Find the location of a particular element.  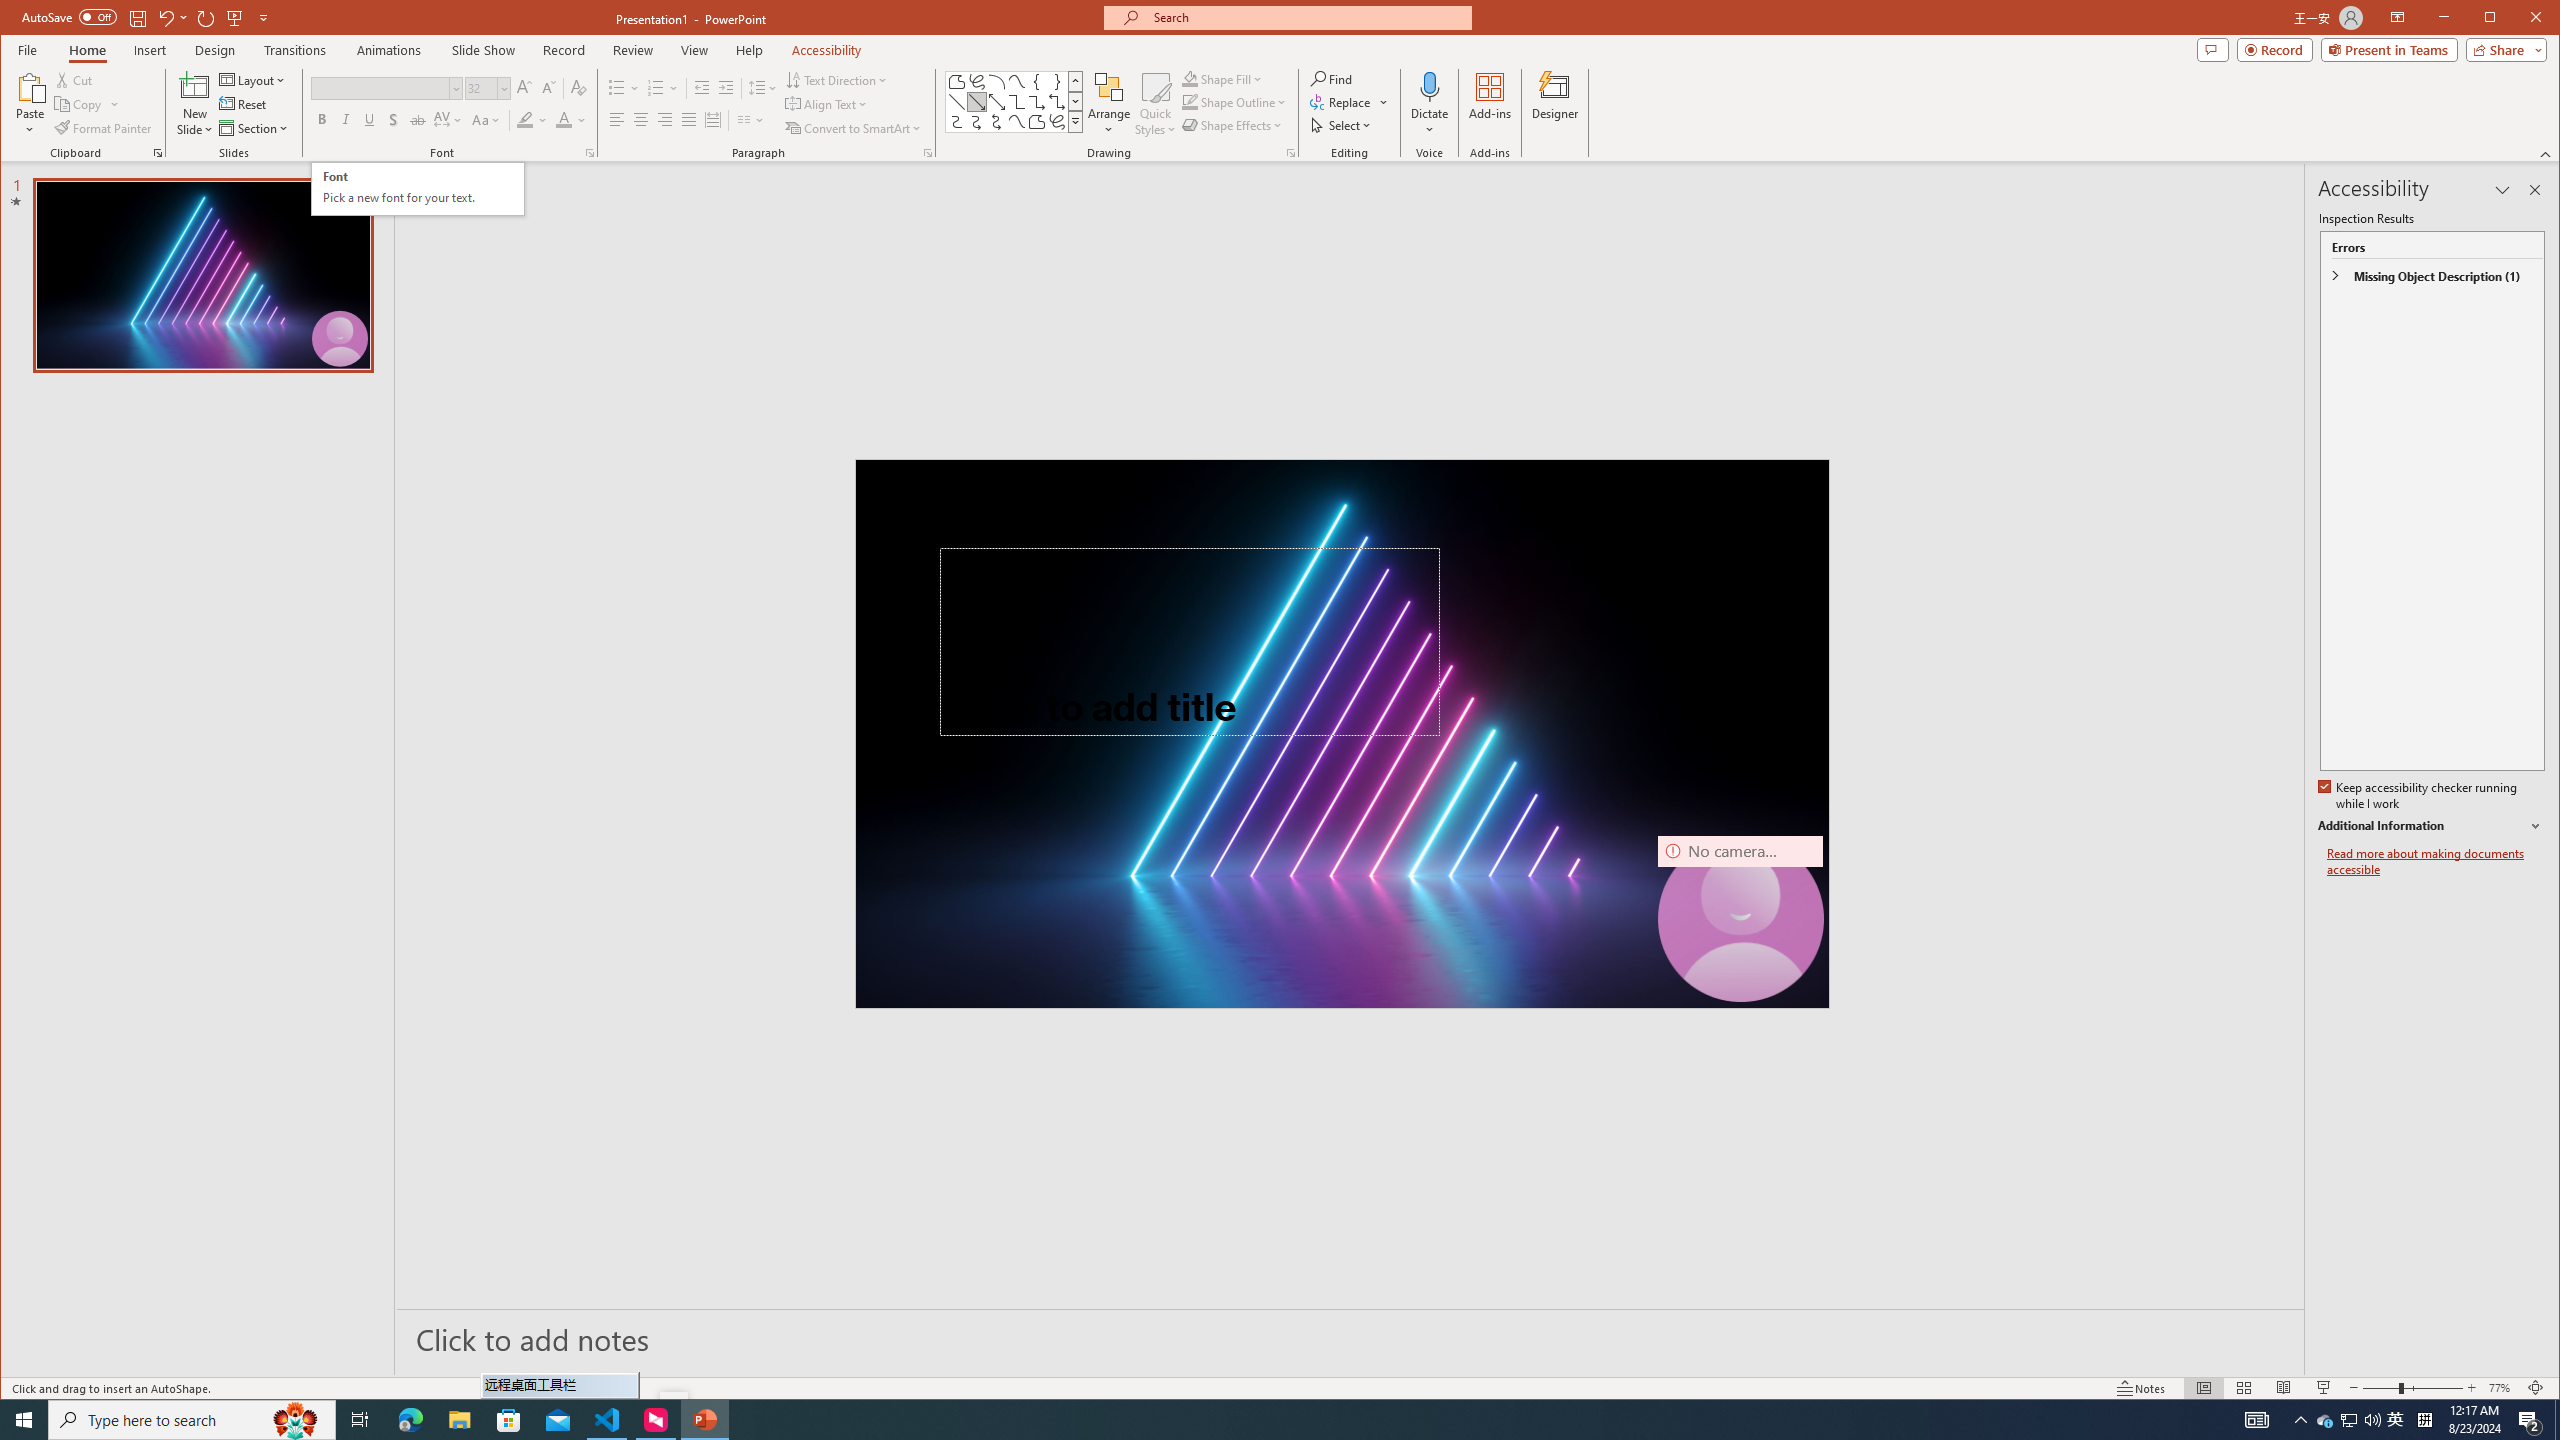

'Shape Outline Blue, Accent 1' is located at coordinates (1190, 102).